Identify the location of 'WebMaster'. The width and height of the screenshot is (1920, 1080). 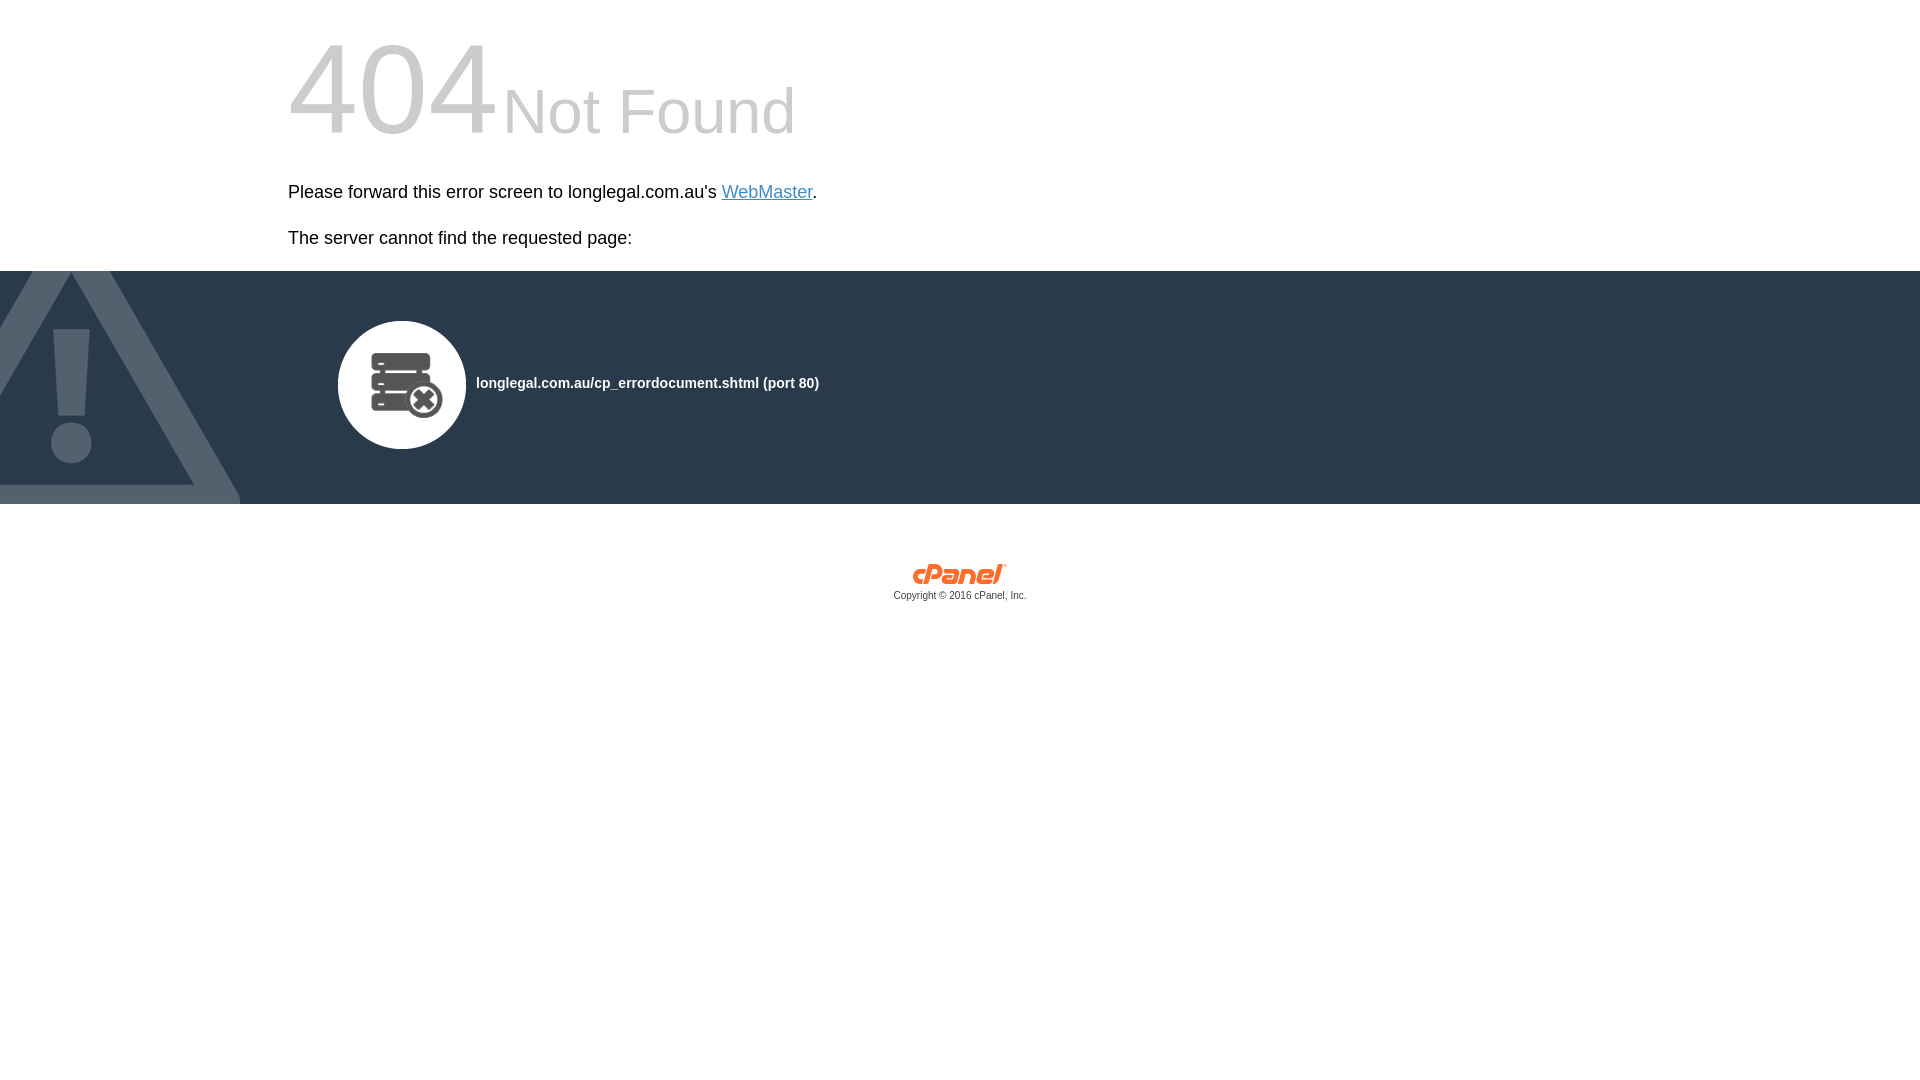
(766, 192).